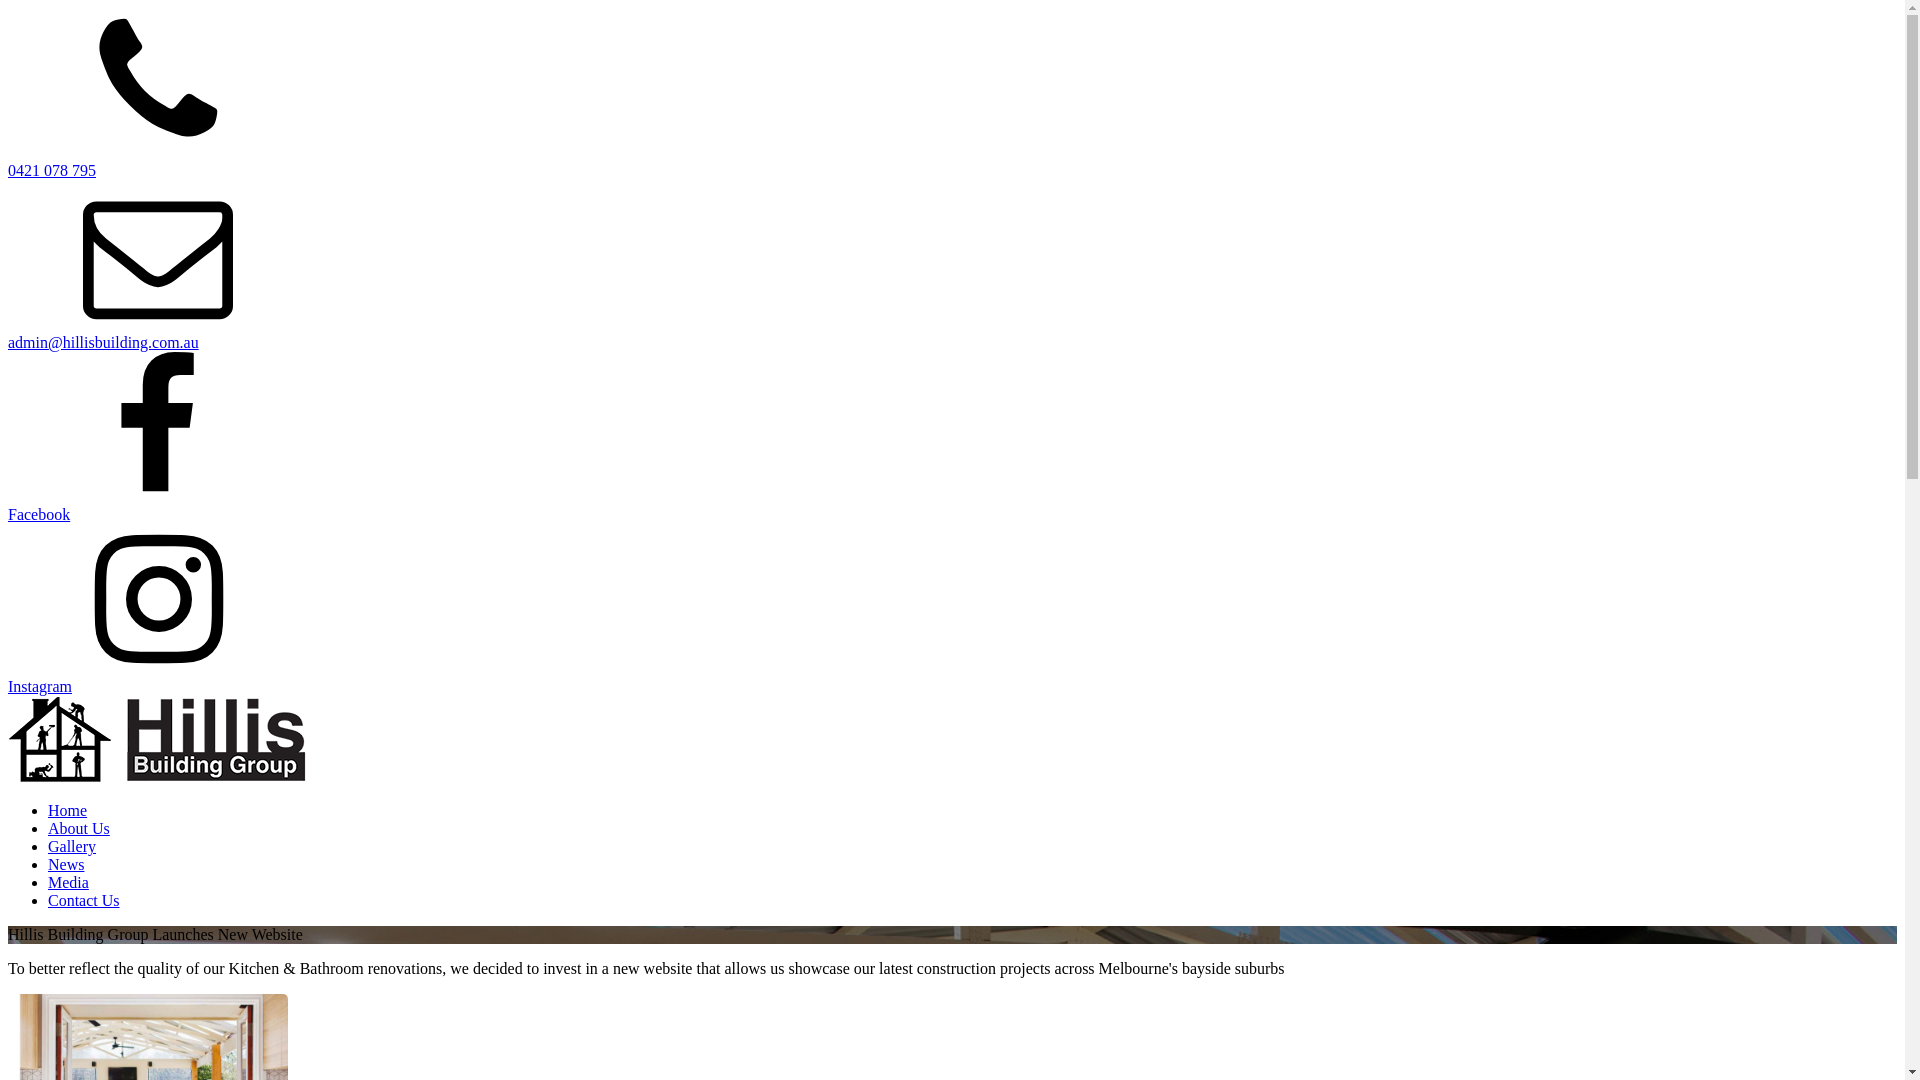 The height and width of the screenshot is (1080, 1920). What do you see at coordinates (67, 810) in the screenshot?
I see `'Home'` at bounding box center [67, 810].